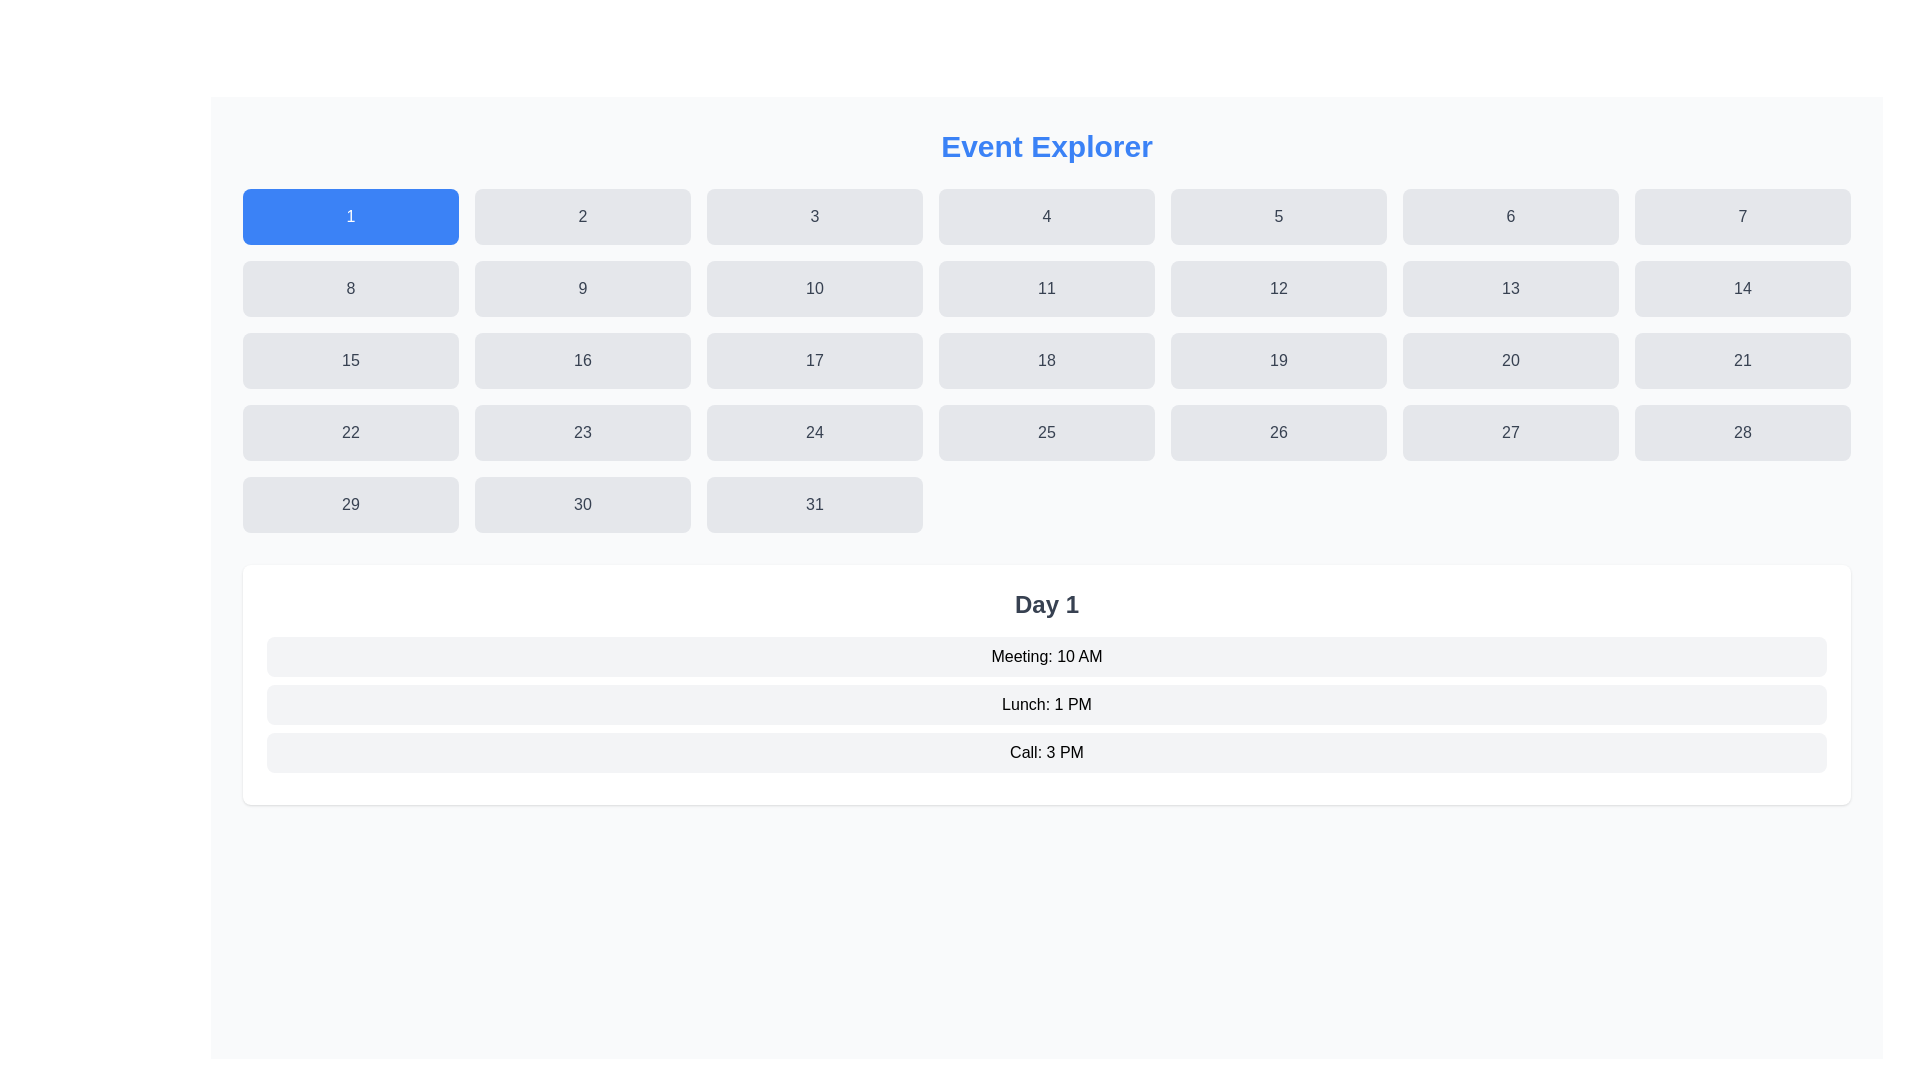 The image size is (1920, 1080). I want to click on the button labeled '5' in the Event Explorer interface, so click(1277, 216).